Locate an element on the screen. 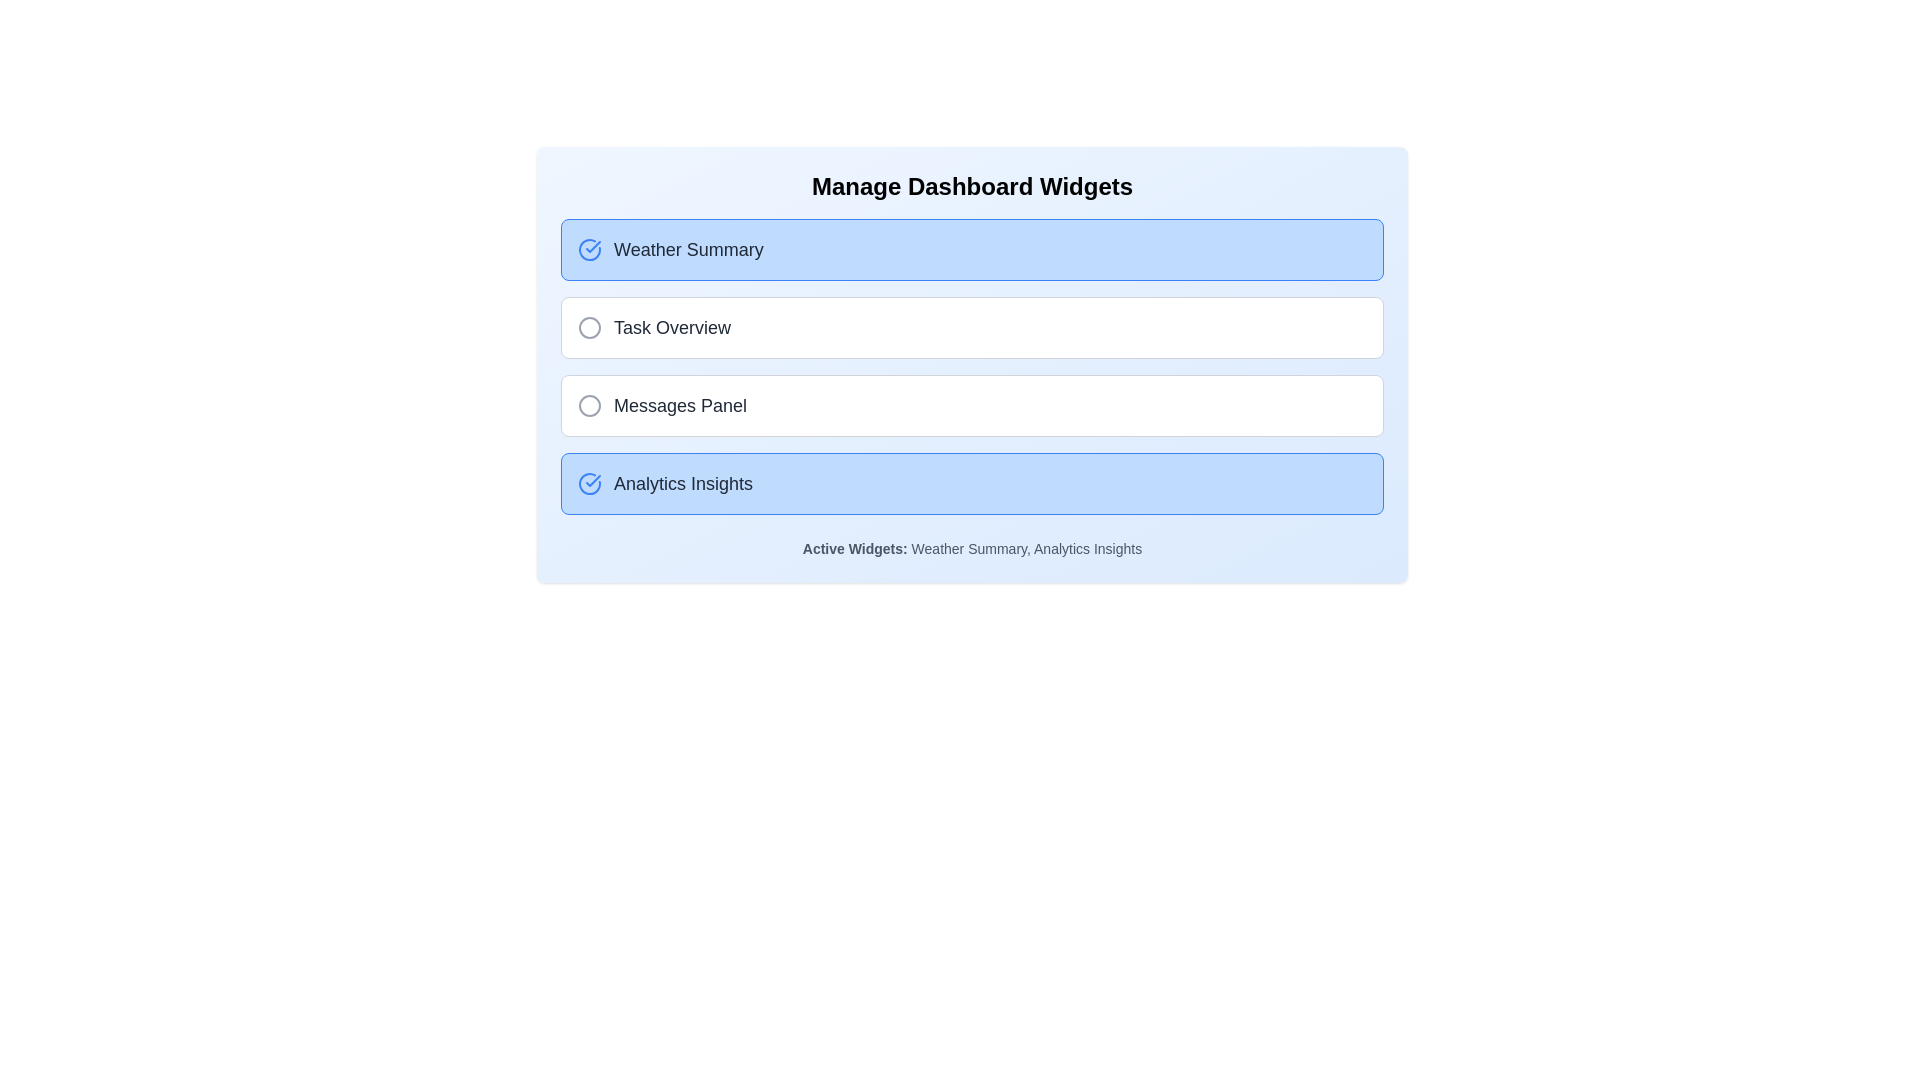 Image resolution: width=1920 pixels, height=1080 pixels. the circular icon with a light gray color located on the left side of the 'Task Overview' panel is located at coordinates (589, 326).